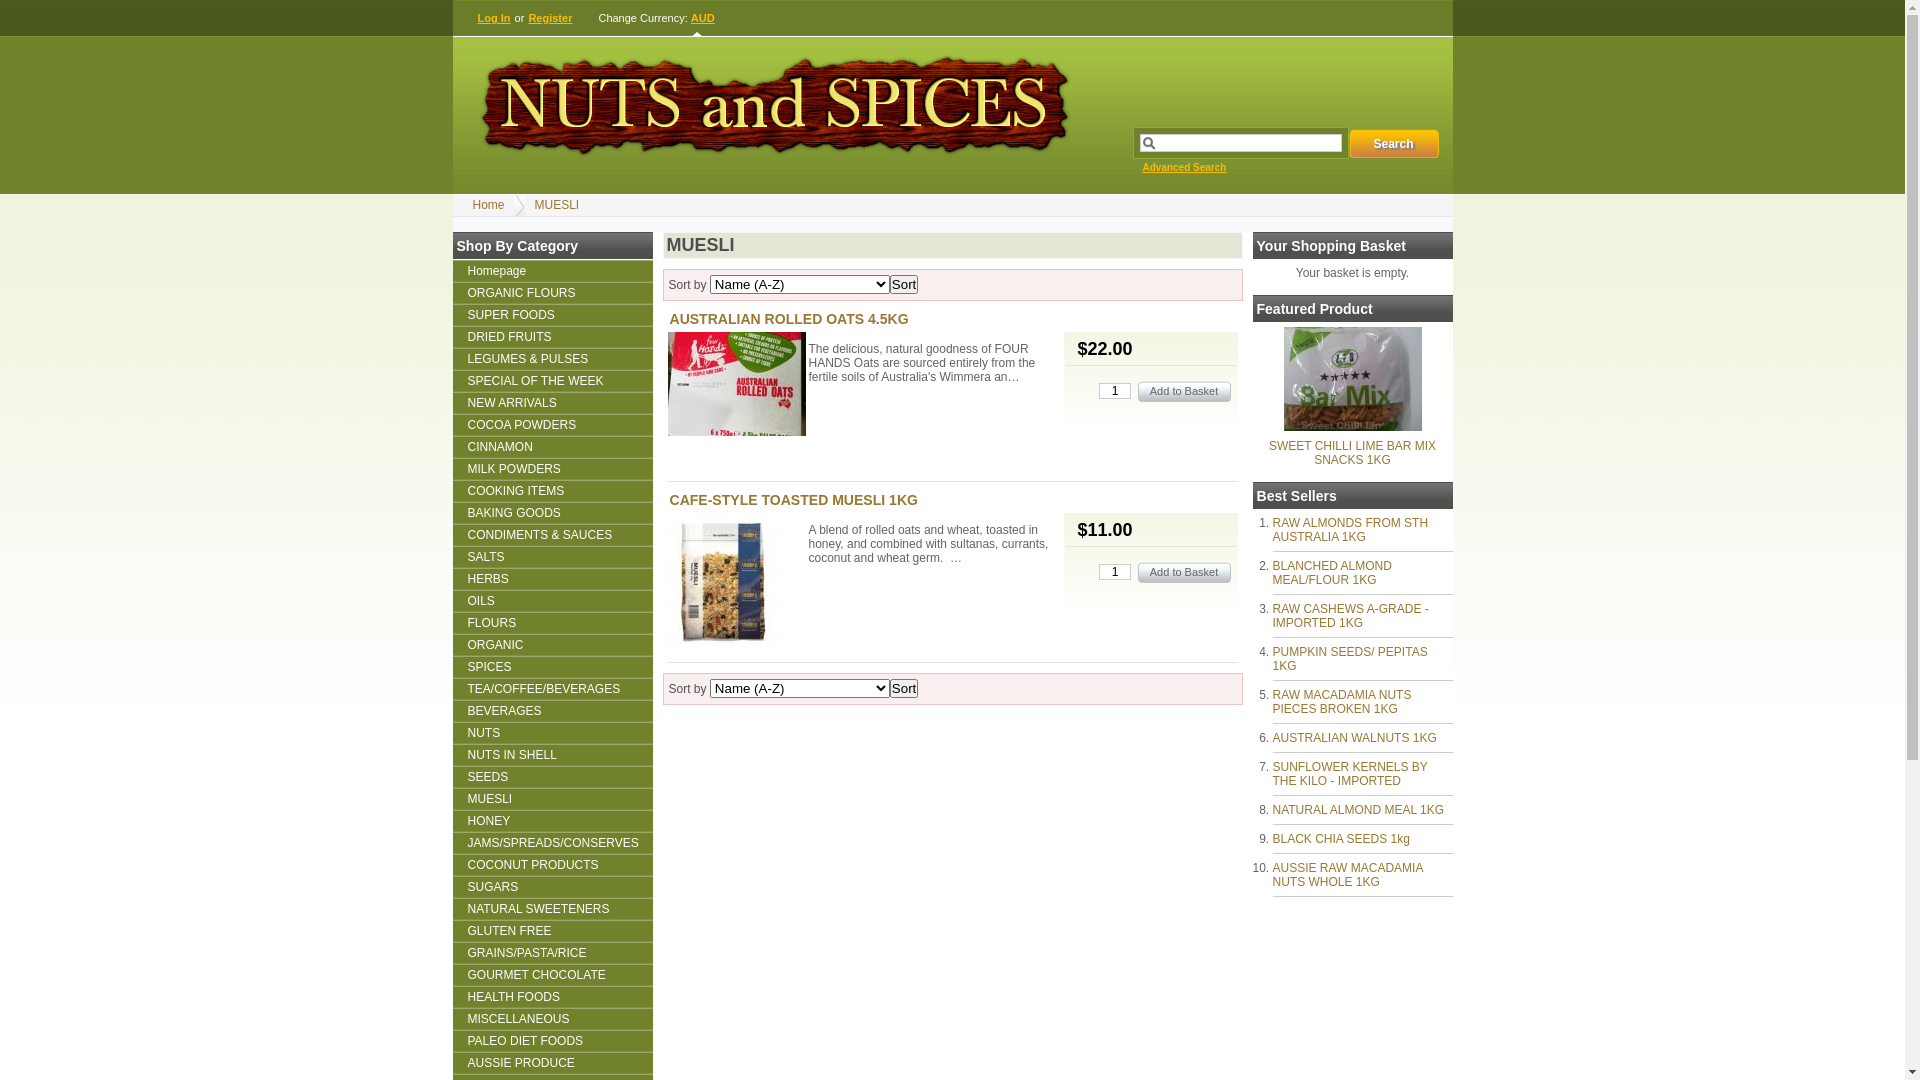 This screenshot has width=1920, height=1080. I want to click on 'PUMPKIN SEEDS/ PEPITAS 1KG', so click(1349, 659).